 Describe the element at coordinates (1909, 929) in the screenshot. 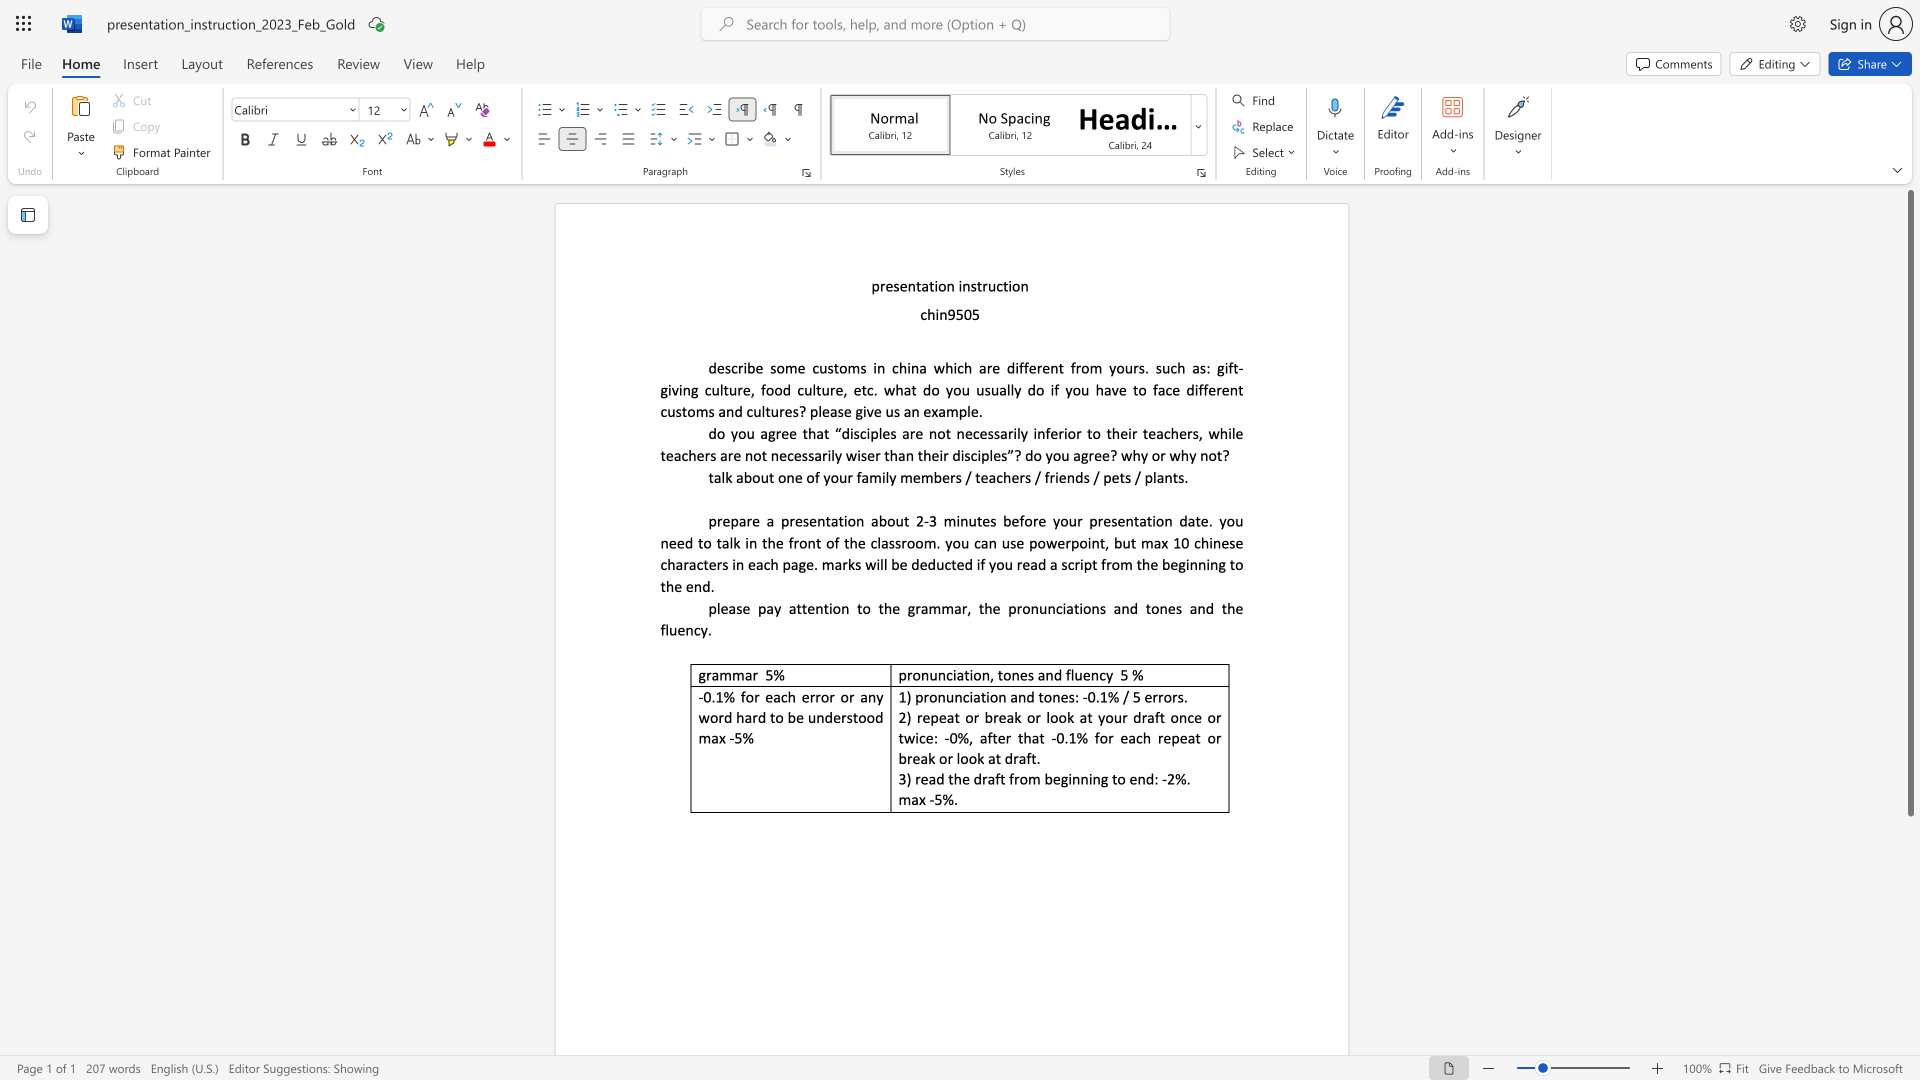

I see `the right-hand scrollbar to descend the page` at that location.